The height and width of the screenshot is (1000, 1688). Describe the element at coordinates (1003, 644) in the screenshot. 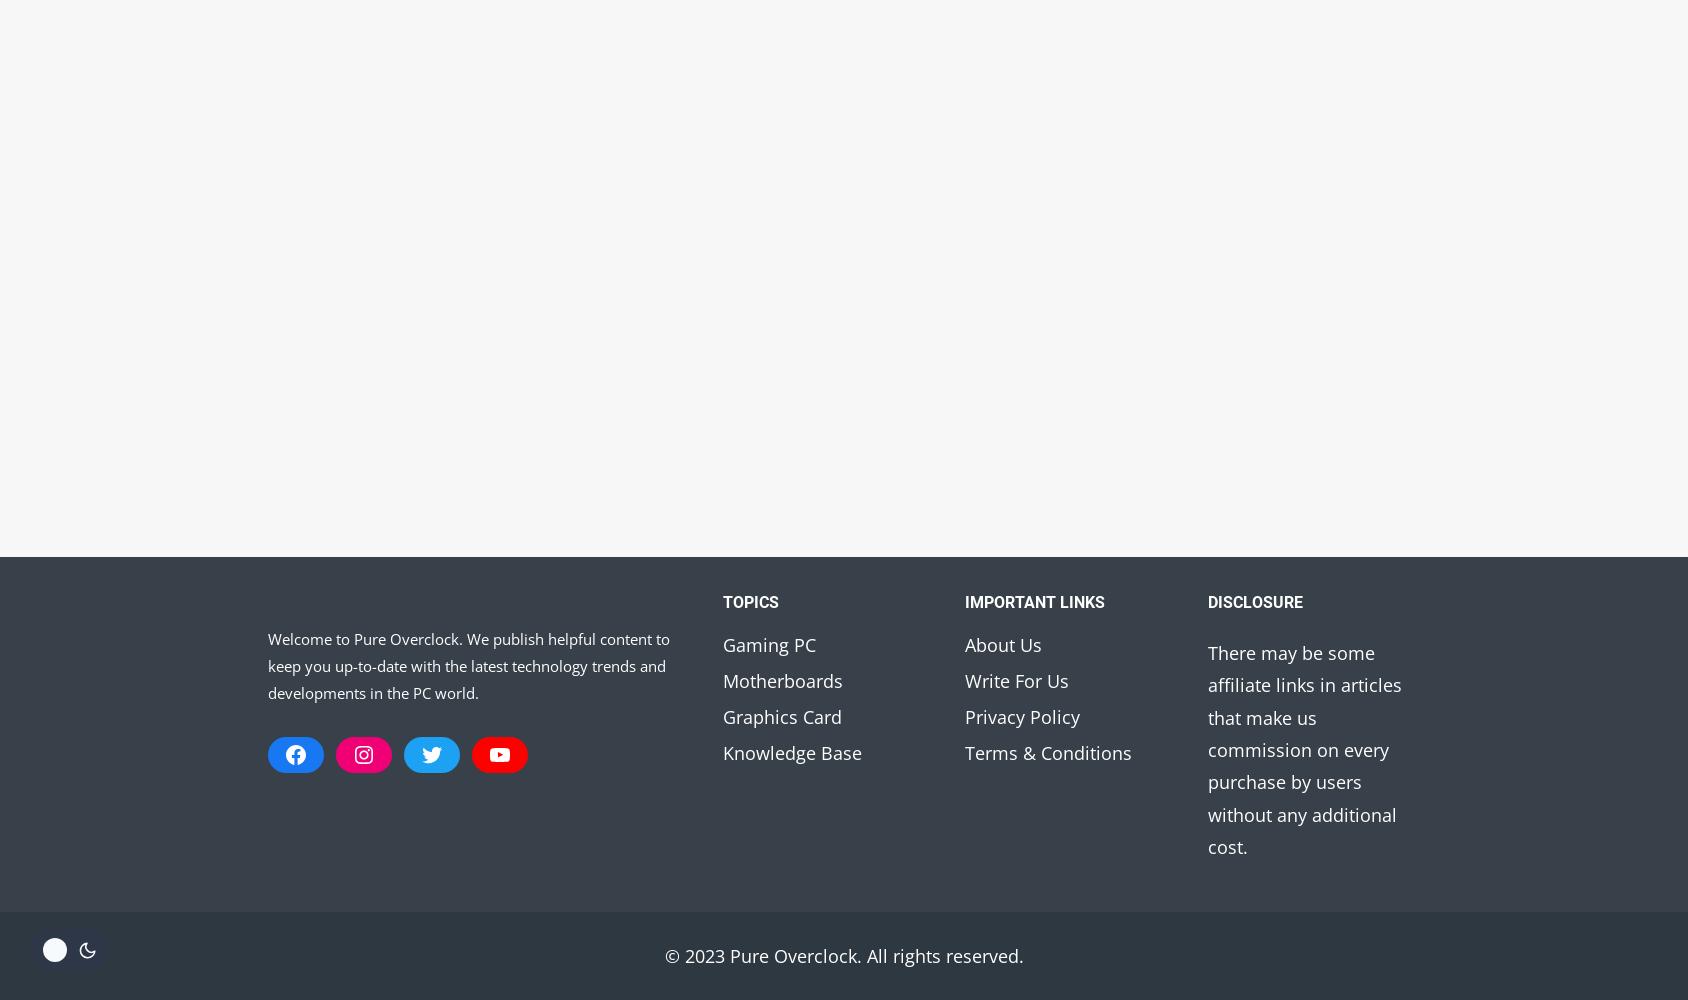

I see `'About Us'` at that location.